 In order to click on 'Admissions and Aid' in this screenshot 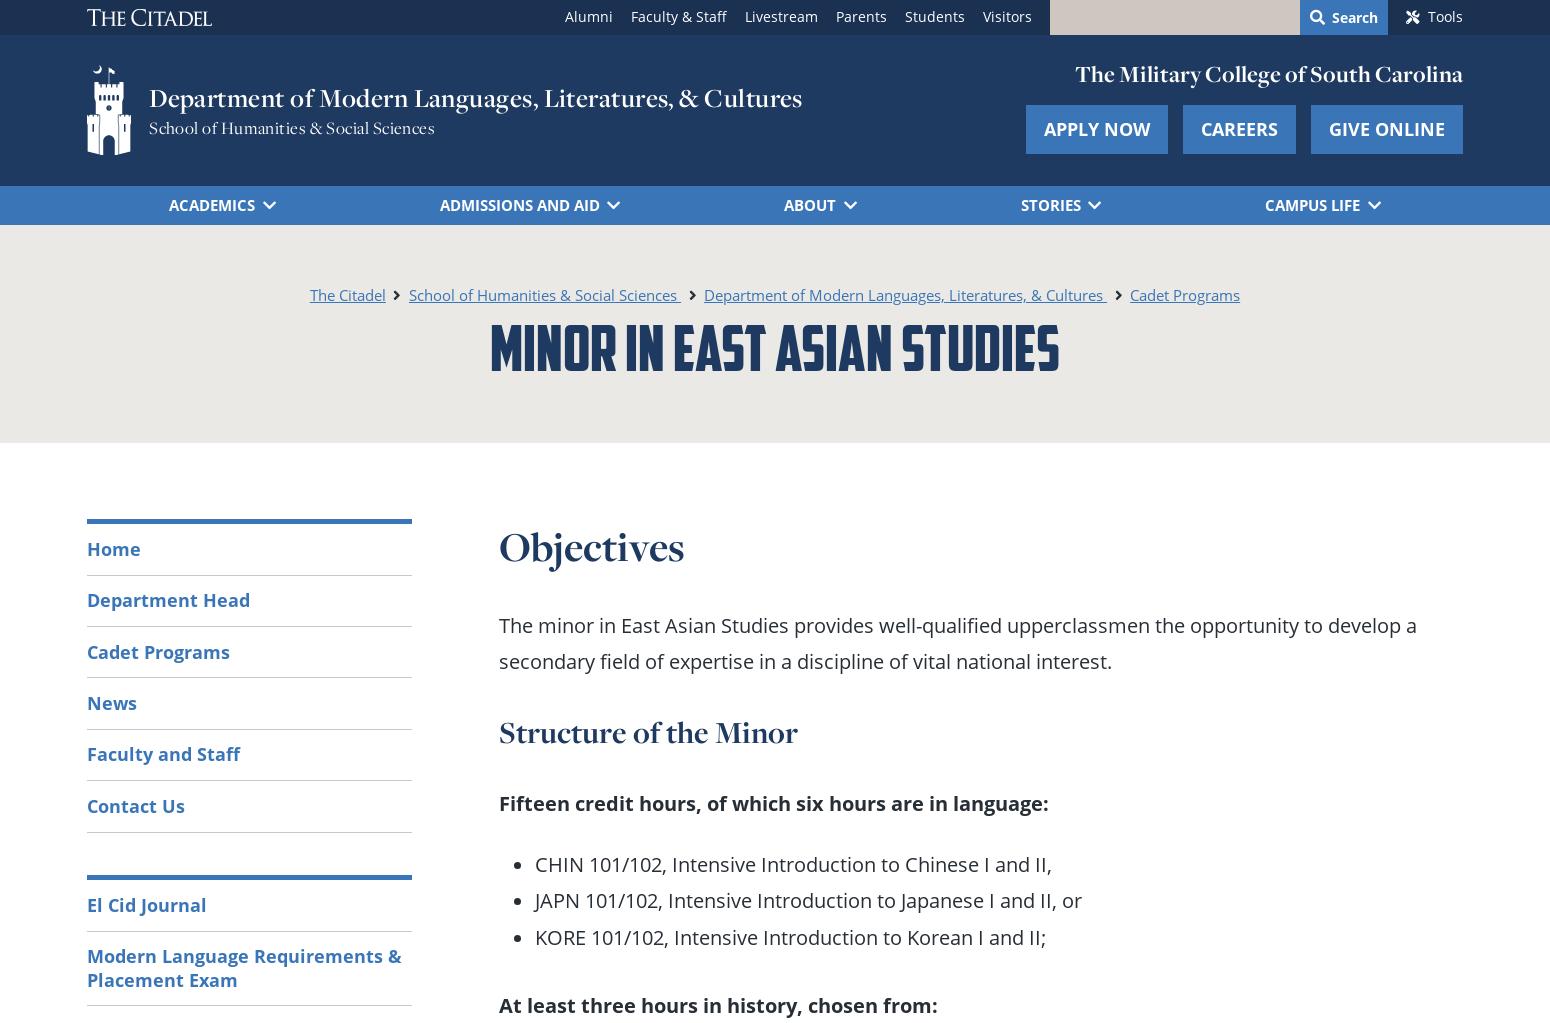, I will do `click(517, 202)`.